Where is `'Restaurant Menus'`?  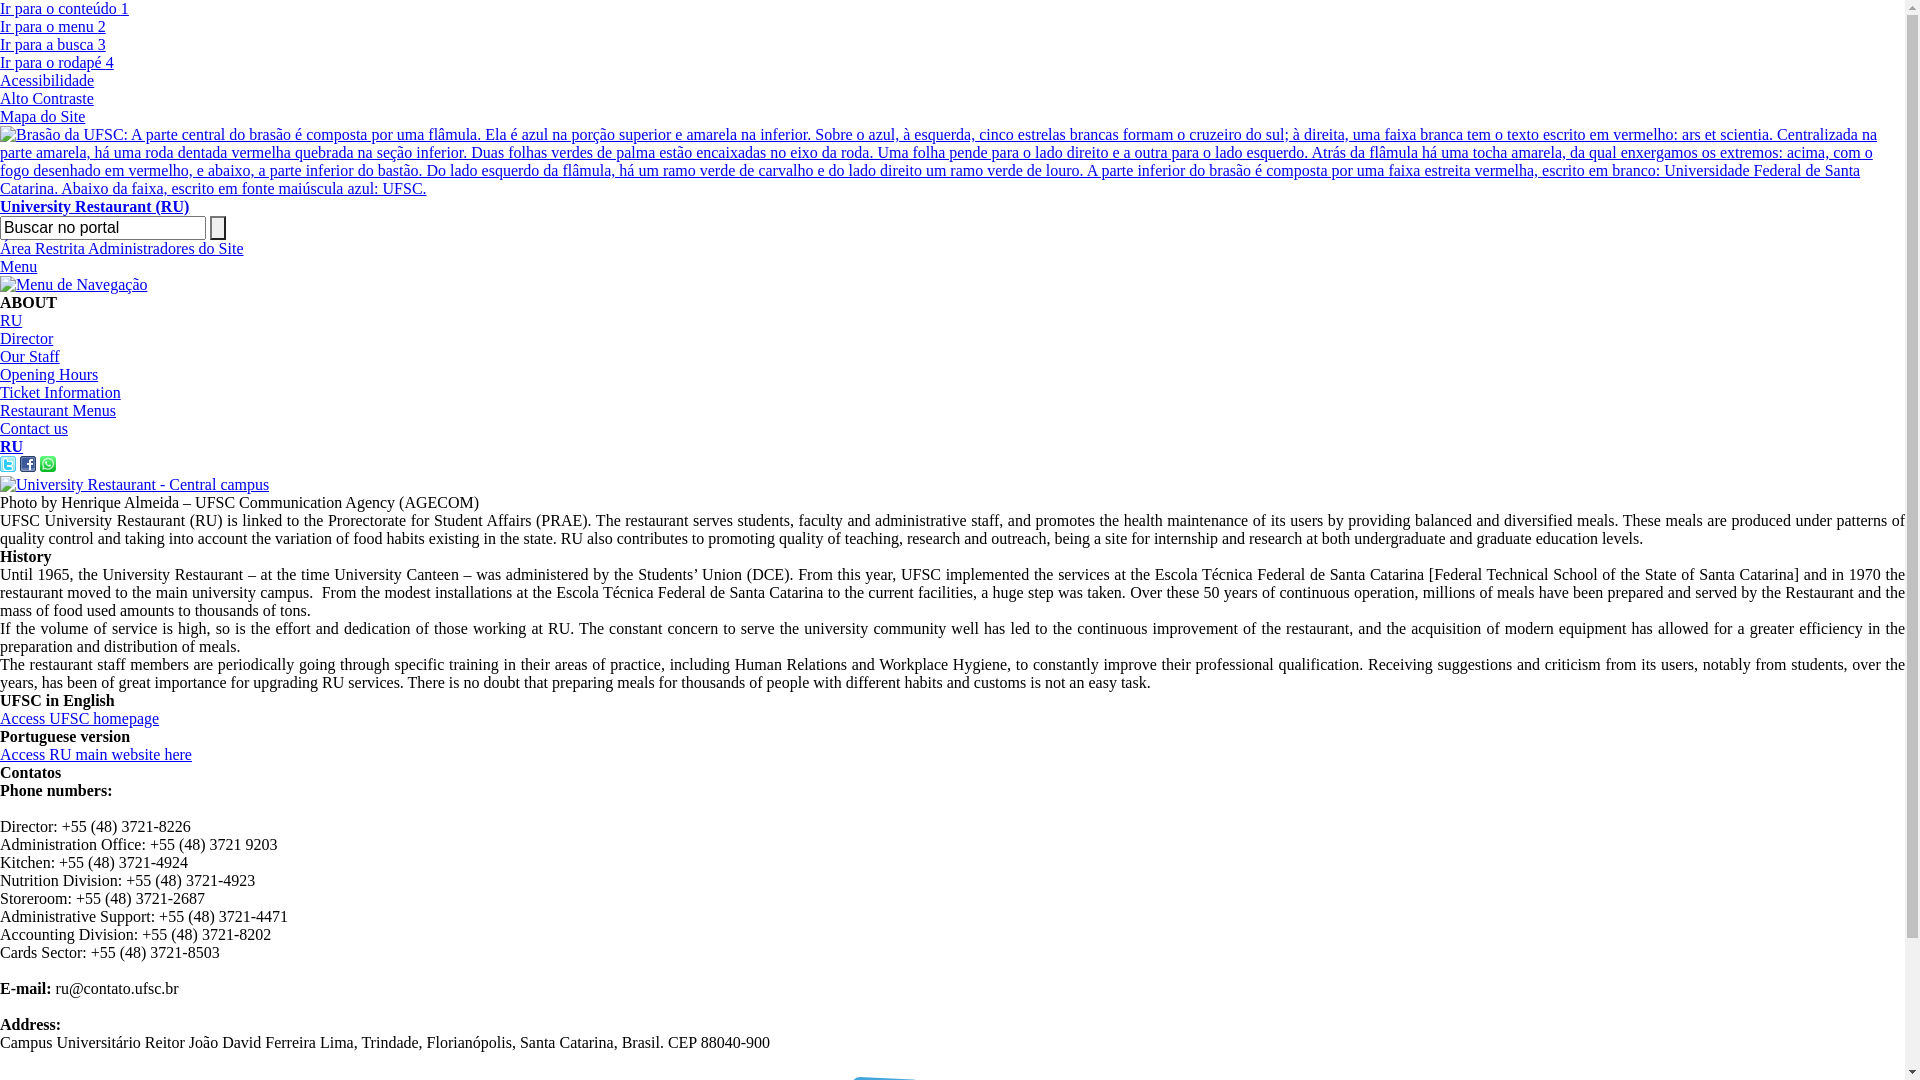
'Restaurant Menus' is located at coordinates (57, 409).